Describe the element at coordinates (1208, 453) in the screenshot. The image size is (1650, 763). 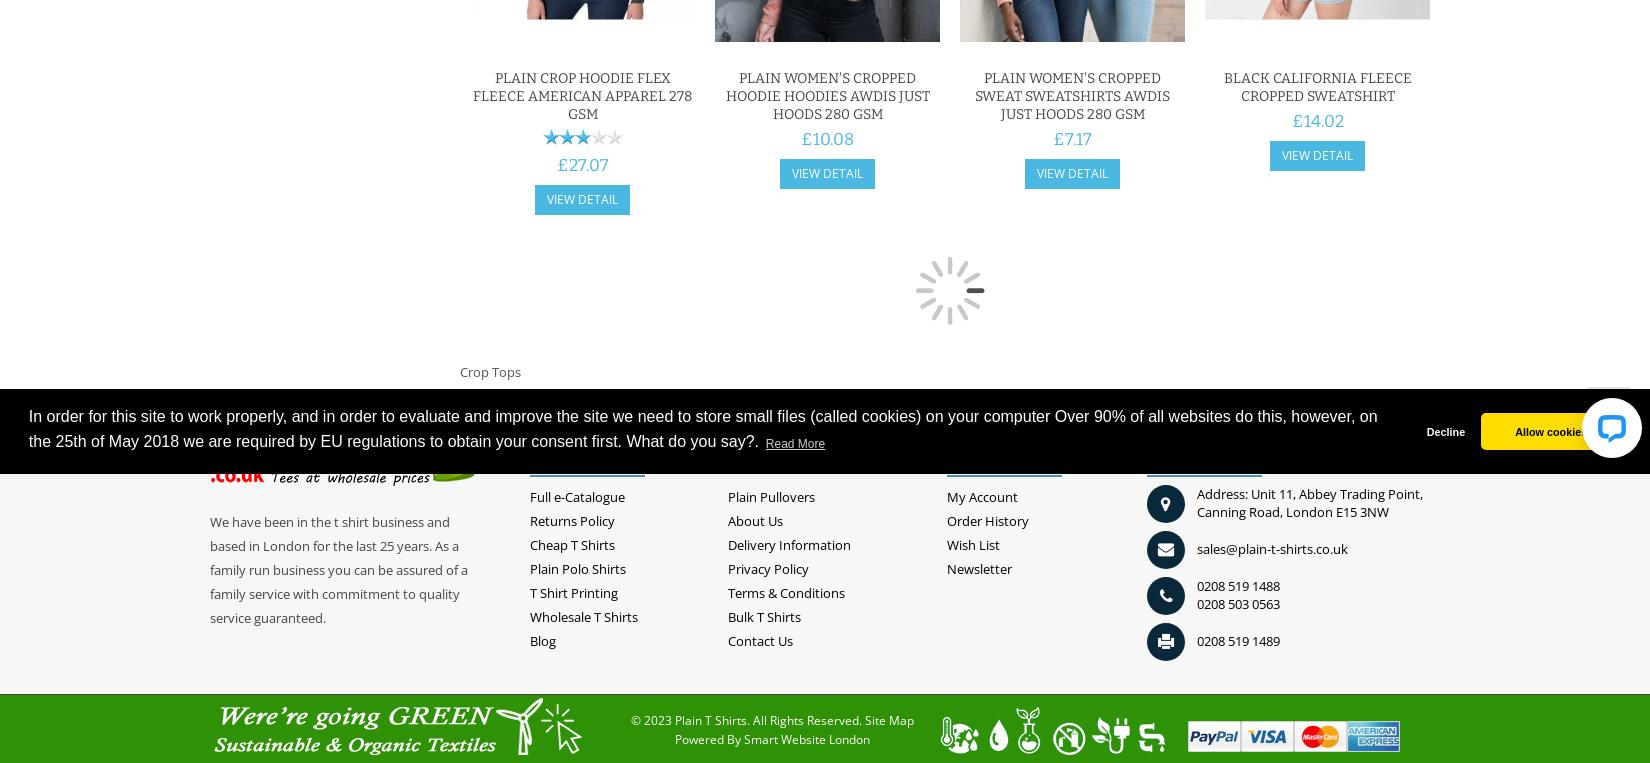
I see `'Contact Us'` at that location.